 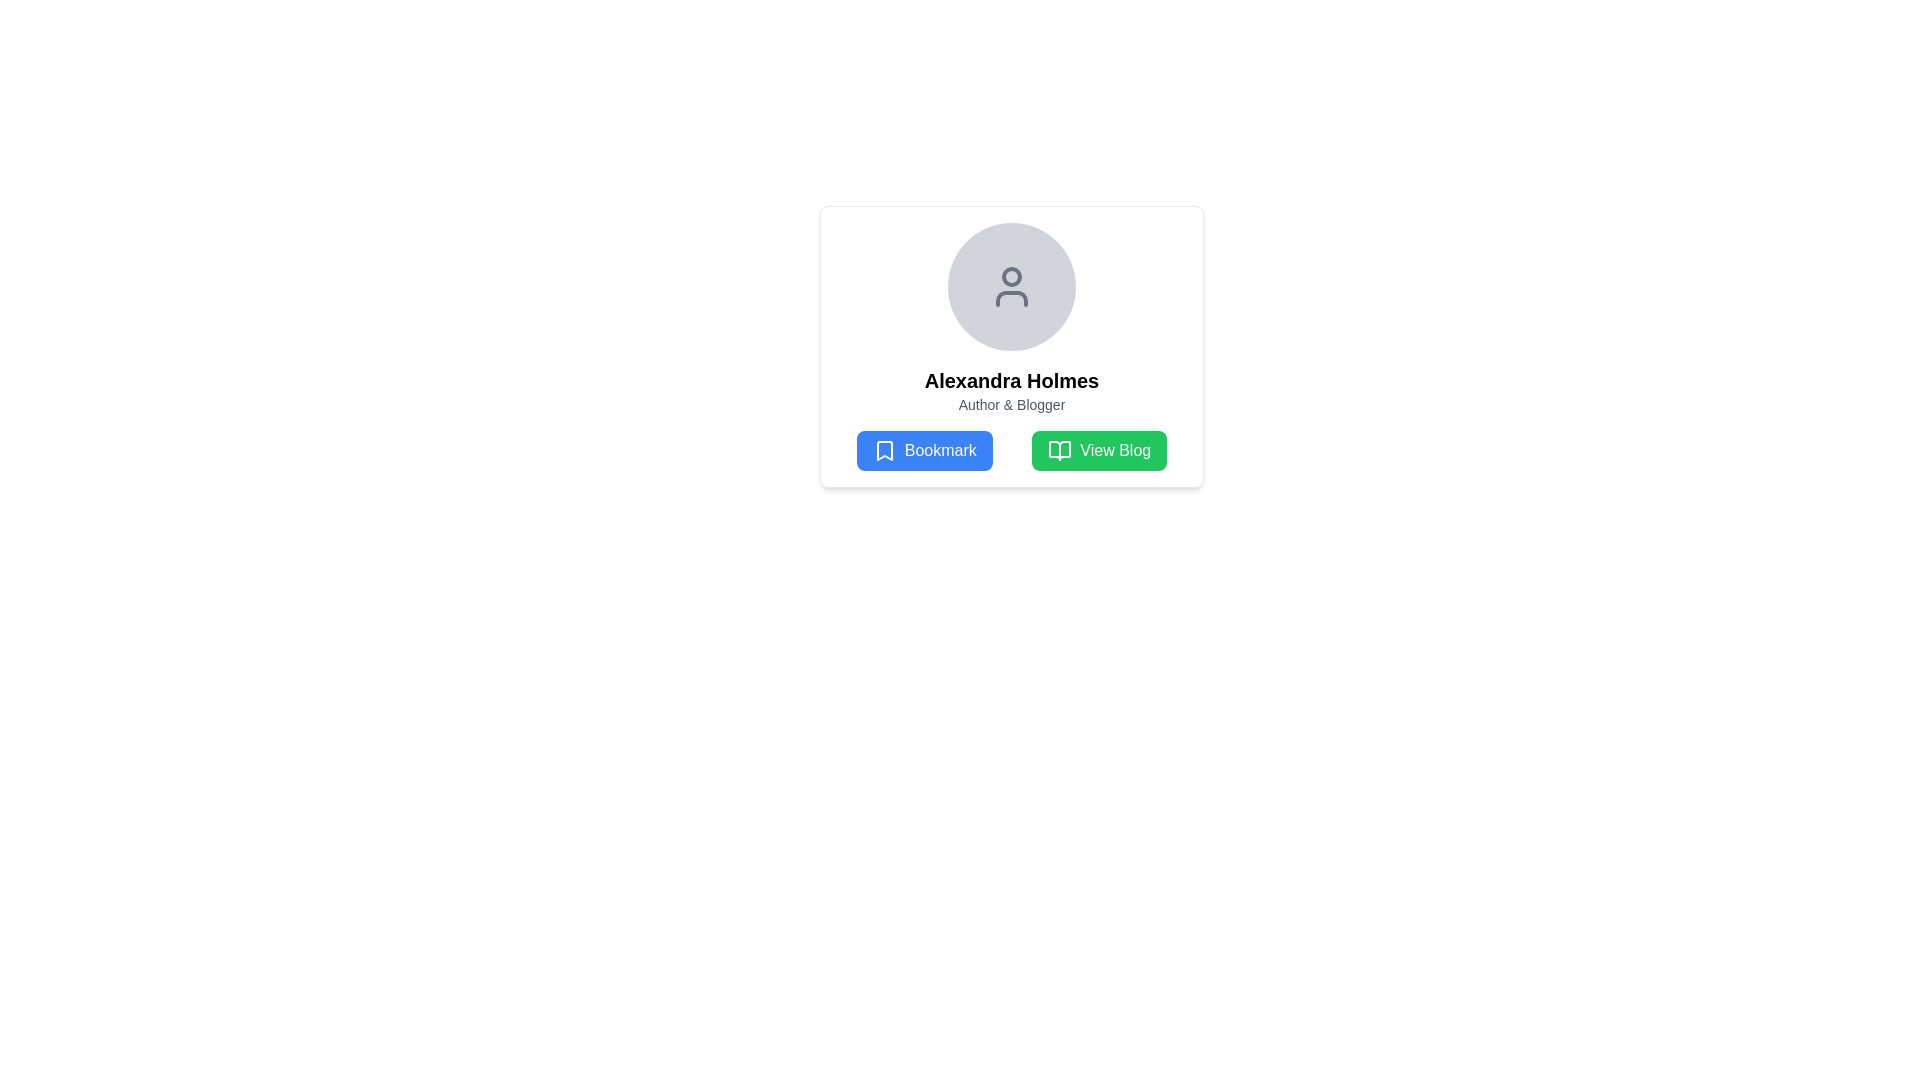 I want to click on the Profile Avatar located at the top of the user card layout to display tooltip or details about the user, so click(x=1012, y=286).